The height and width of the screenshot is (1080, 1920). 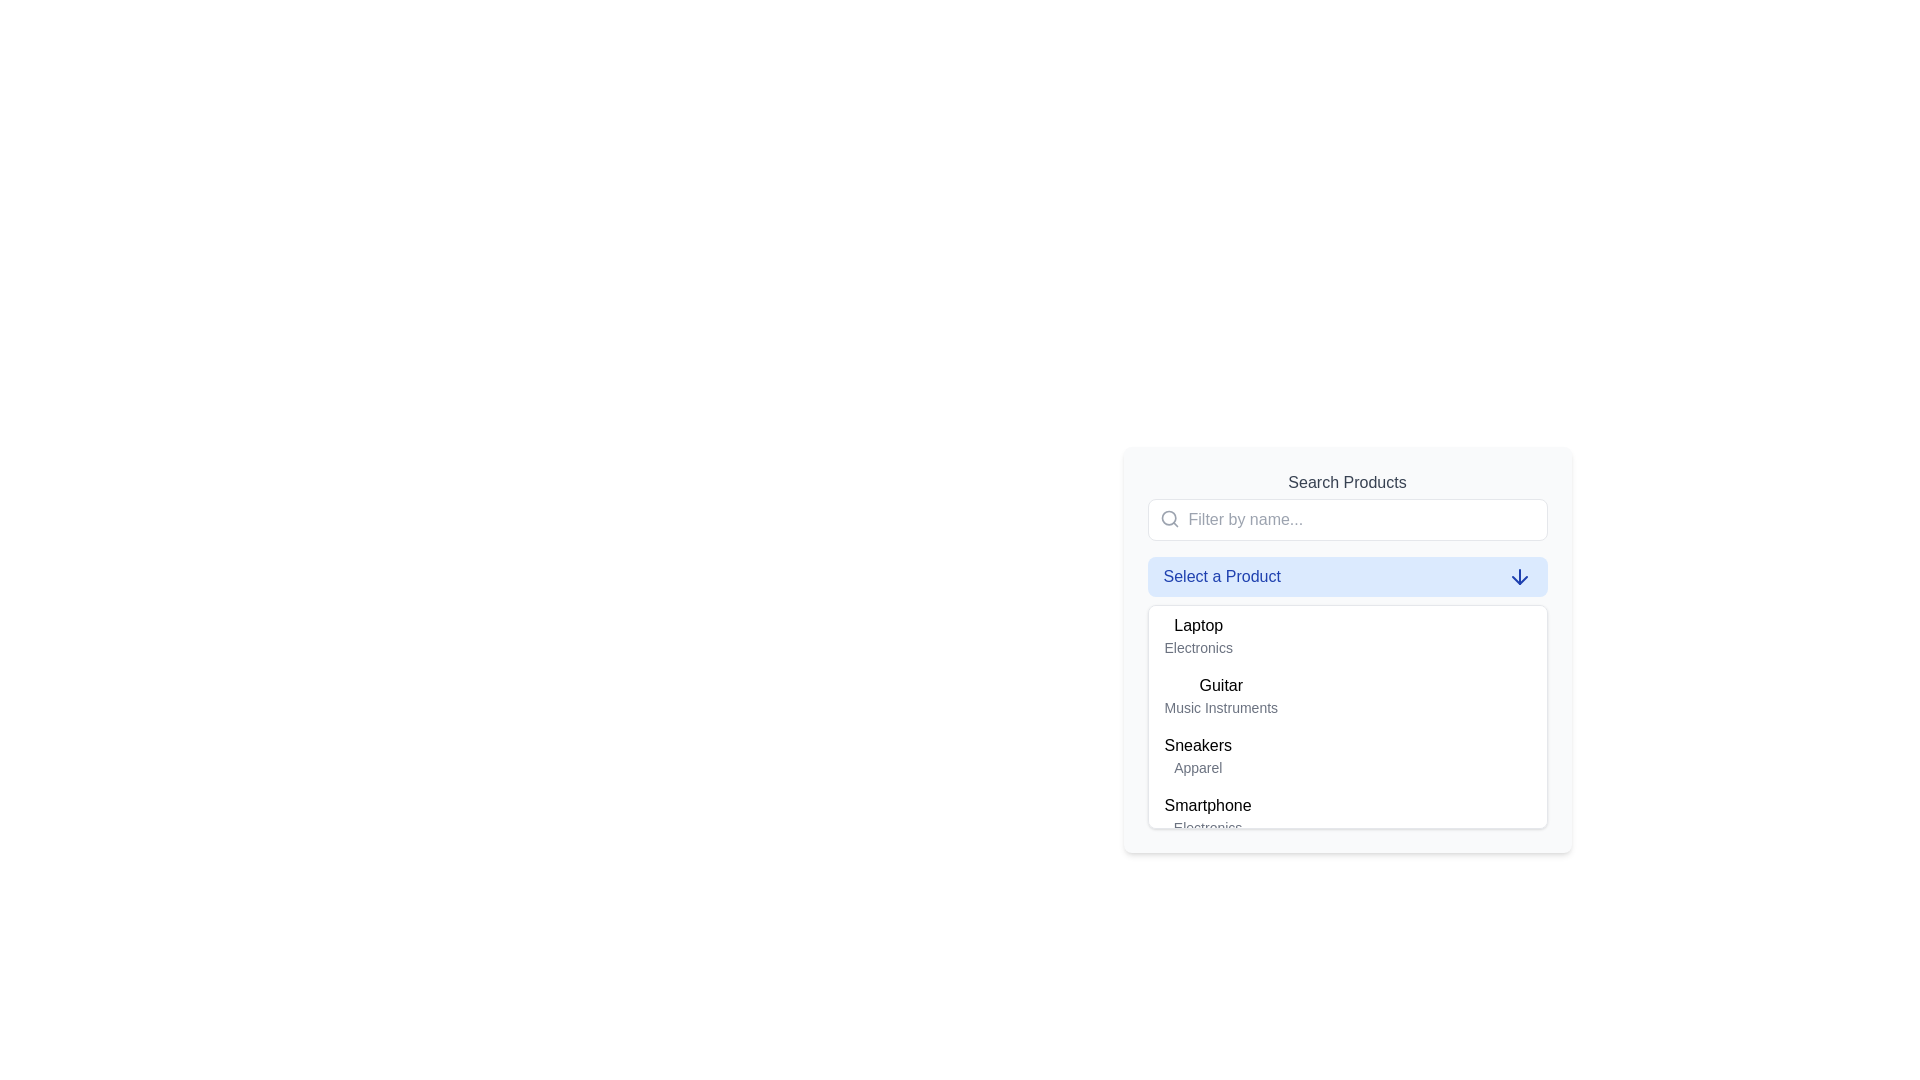 What do you see at coordinates (1347, 816) in the screenshot?
I see `the fourth list item in the dropdown menu that displays 'Smartphone' in bold and 'Electronics' in smaller, gray font` at bounding box center [1347, 816].